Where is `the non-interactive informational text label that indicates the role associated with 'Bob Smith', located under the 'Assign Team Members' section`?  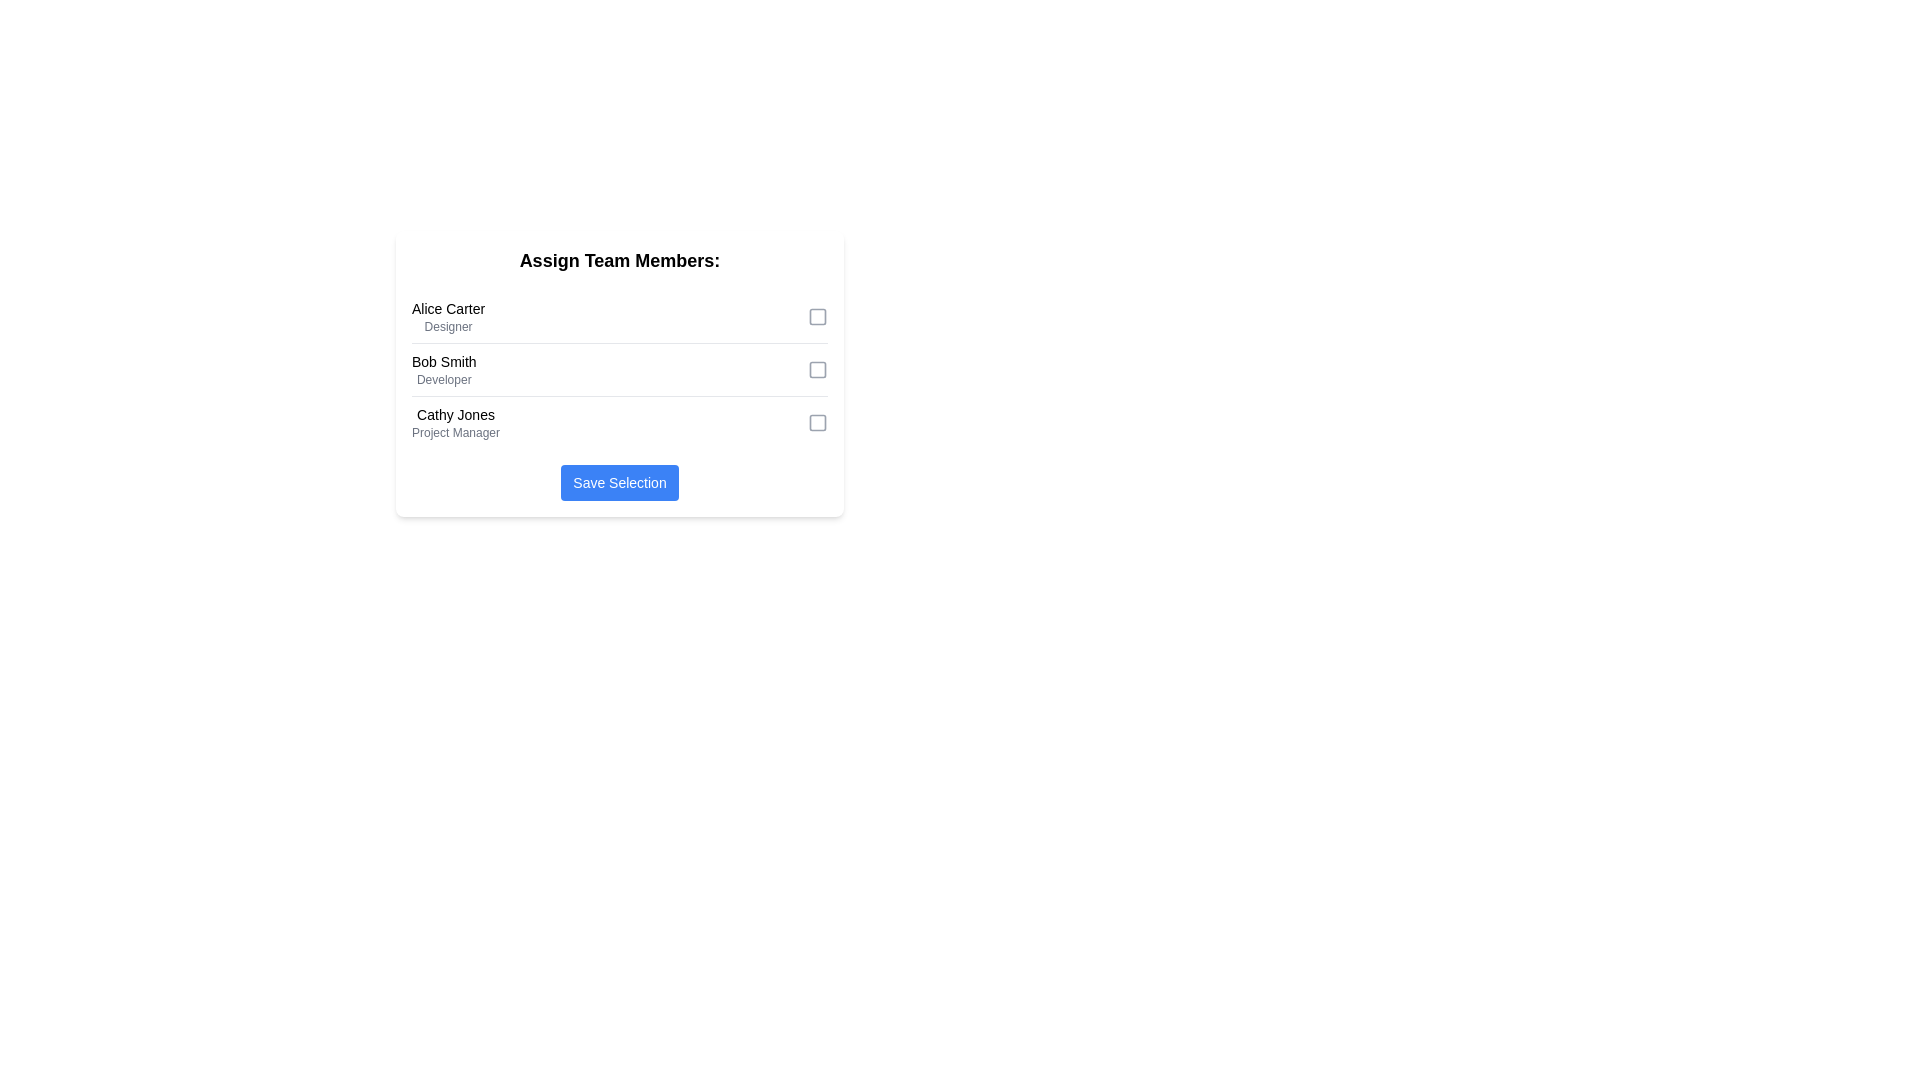
the non-interactive informational text label that indicates the role associated with 'Bob Smith', located under the 'Assign Team Members' section is located at coordinates (443, 380).